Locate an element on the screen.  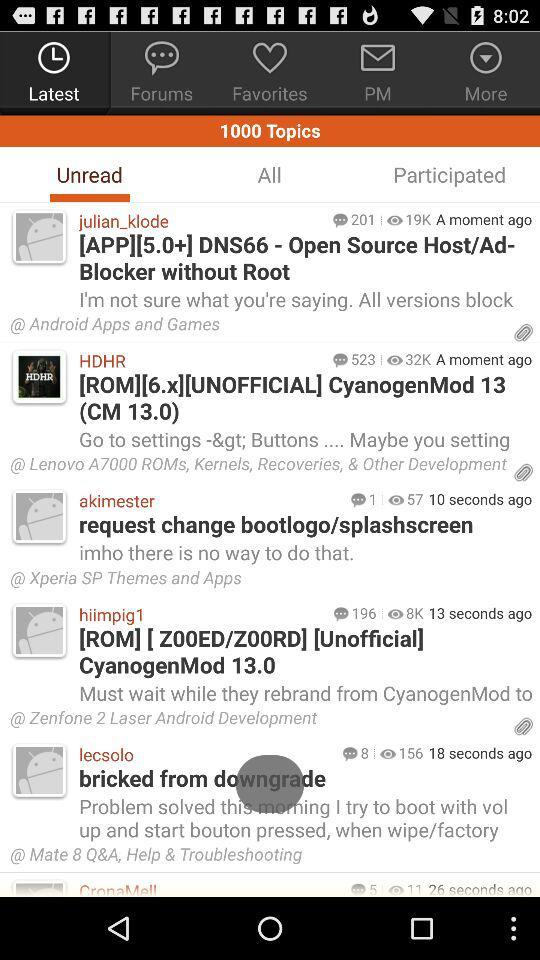
the hdhr app is located at coordinates (201, 360).